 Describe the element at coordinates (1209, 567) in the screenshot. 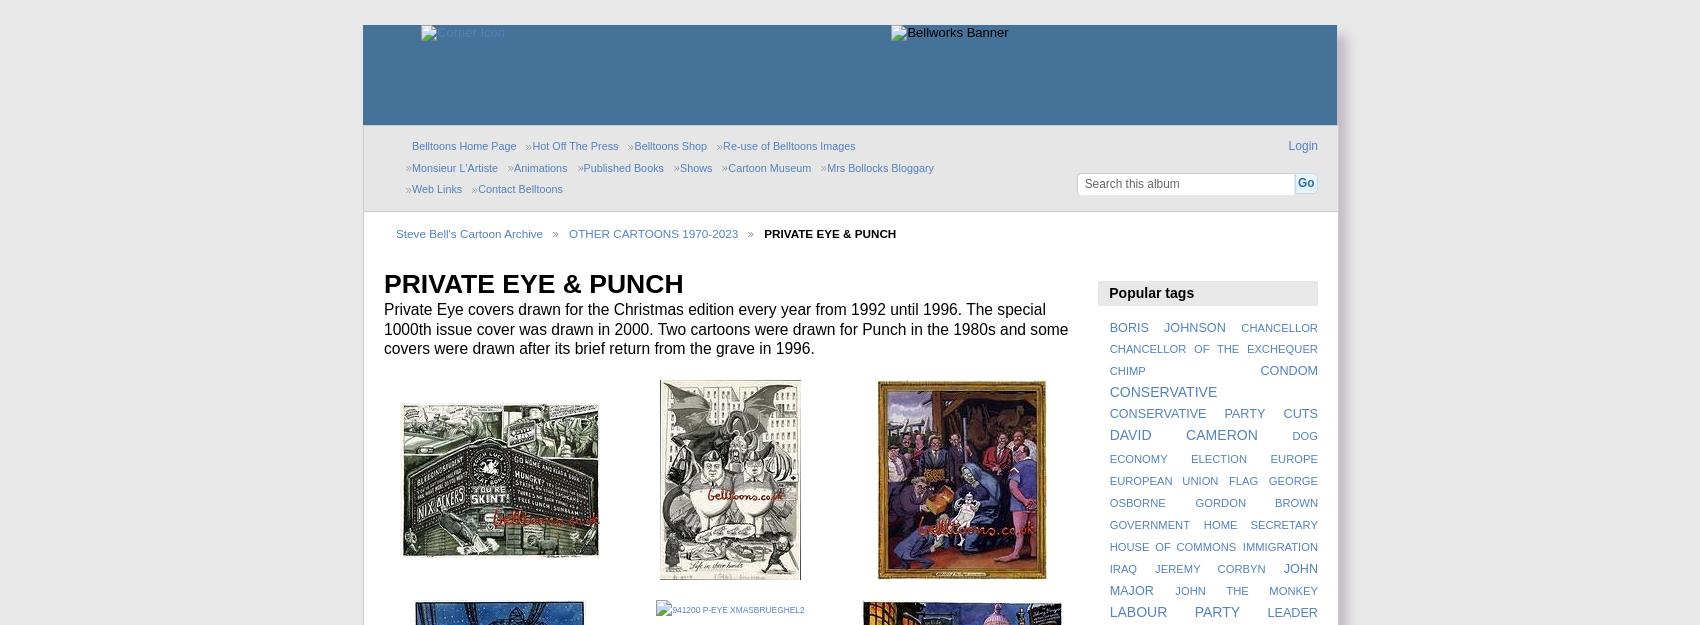

I see `'JEREMY CORBYN'` at that location.